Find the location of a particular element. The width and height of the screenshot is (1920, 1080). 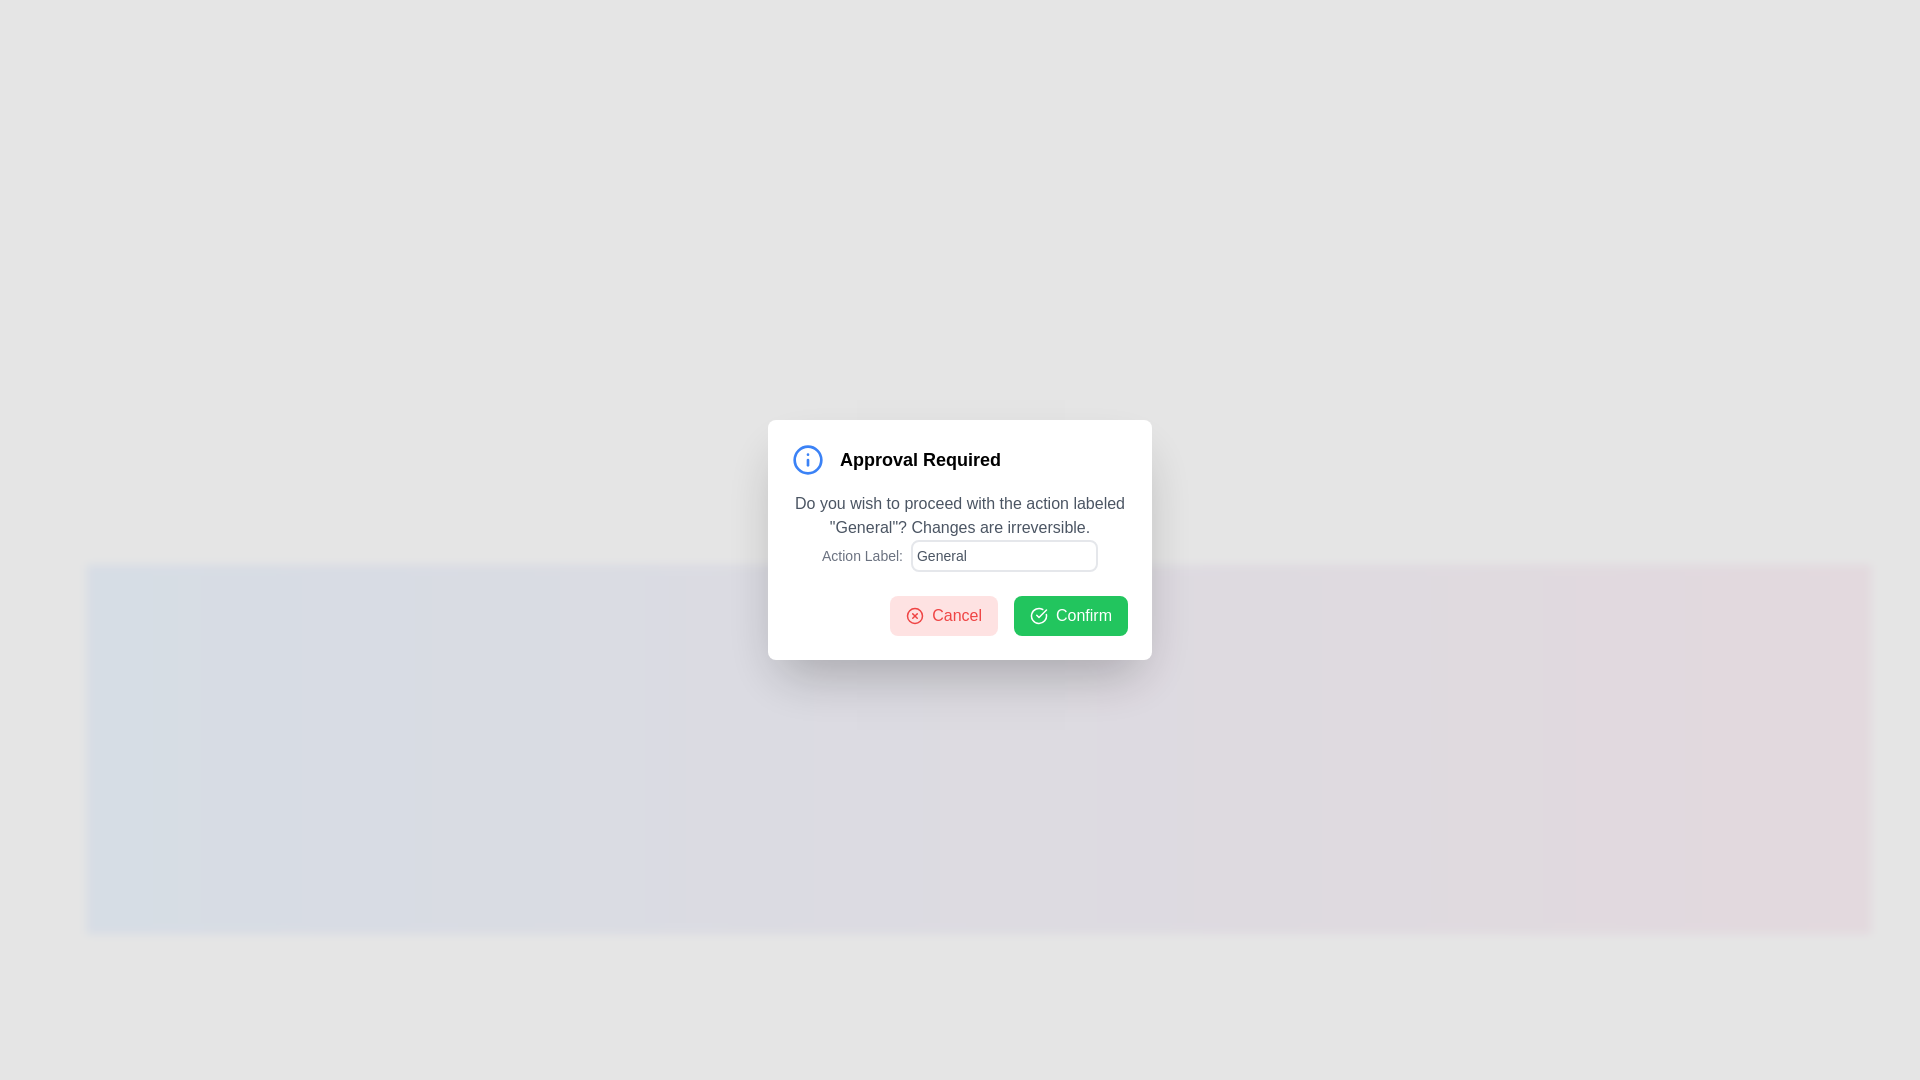

the green rectangular 'Confirm' button with rounded corners, which has a white checkmark icon and is located in the bottom-right of the modal dialog box is located at coordinates (1069, 615).